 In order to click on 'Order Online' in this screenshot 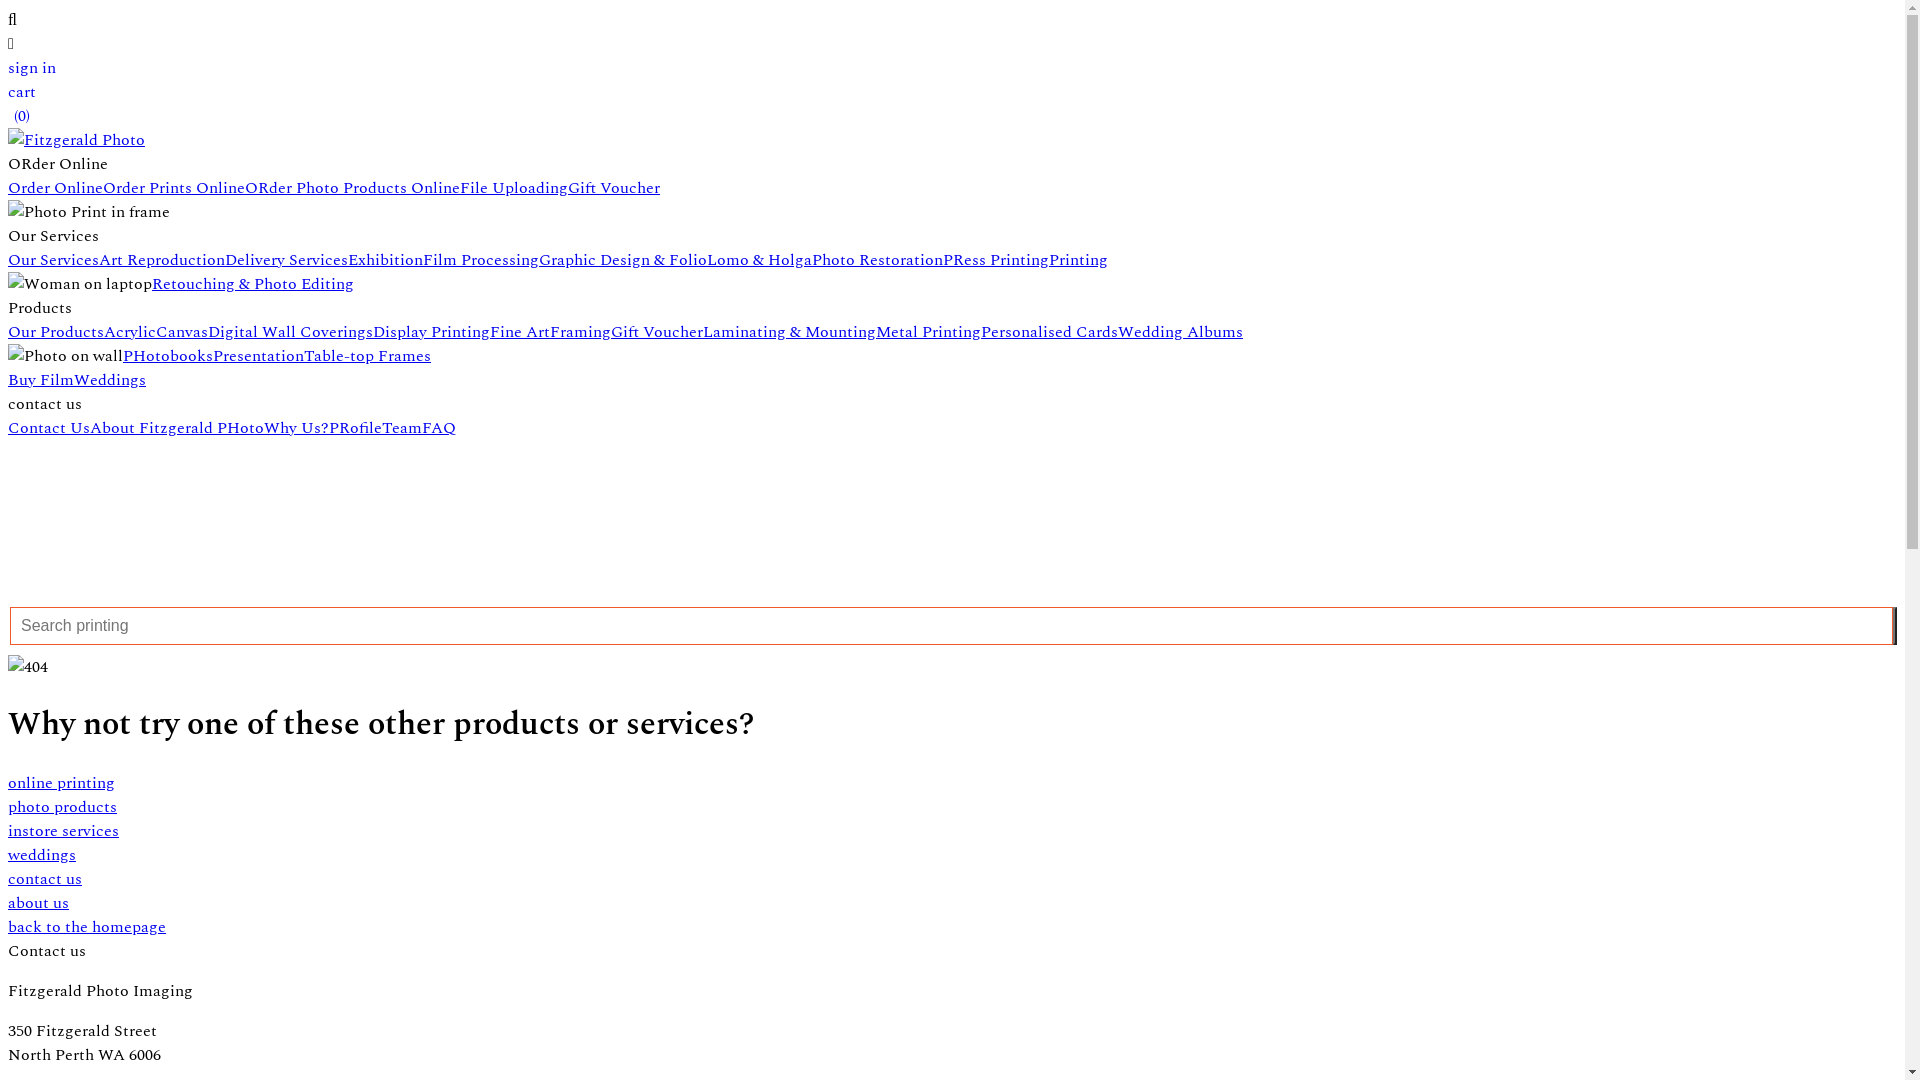, I will do `click(55, 188)`.